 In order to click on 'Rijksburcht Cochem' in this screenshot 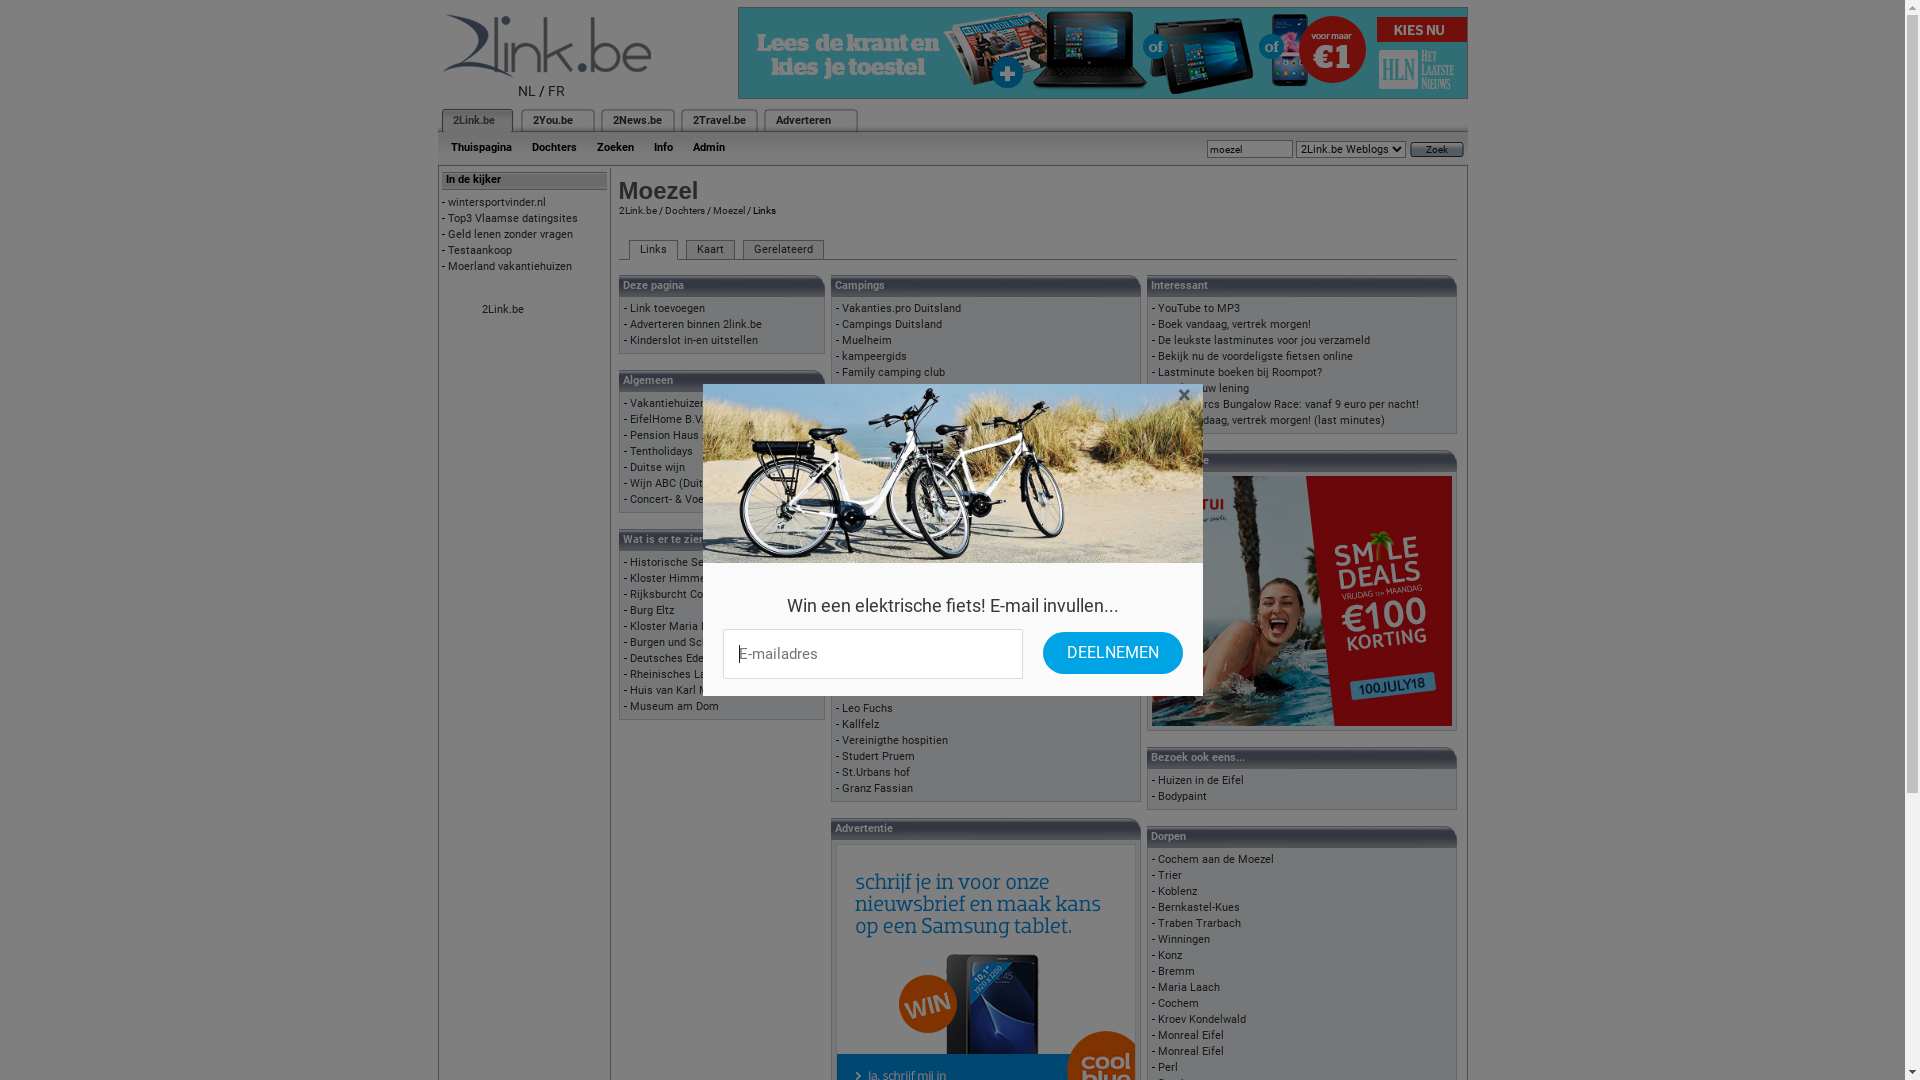, I will do `click(680, 593)`.